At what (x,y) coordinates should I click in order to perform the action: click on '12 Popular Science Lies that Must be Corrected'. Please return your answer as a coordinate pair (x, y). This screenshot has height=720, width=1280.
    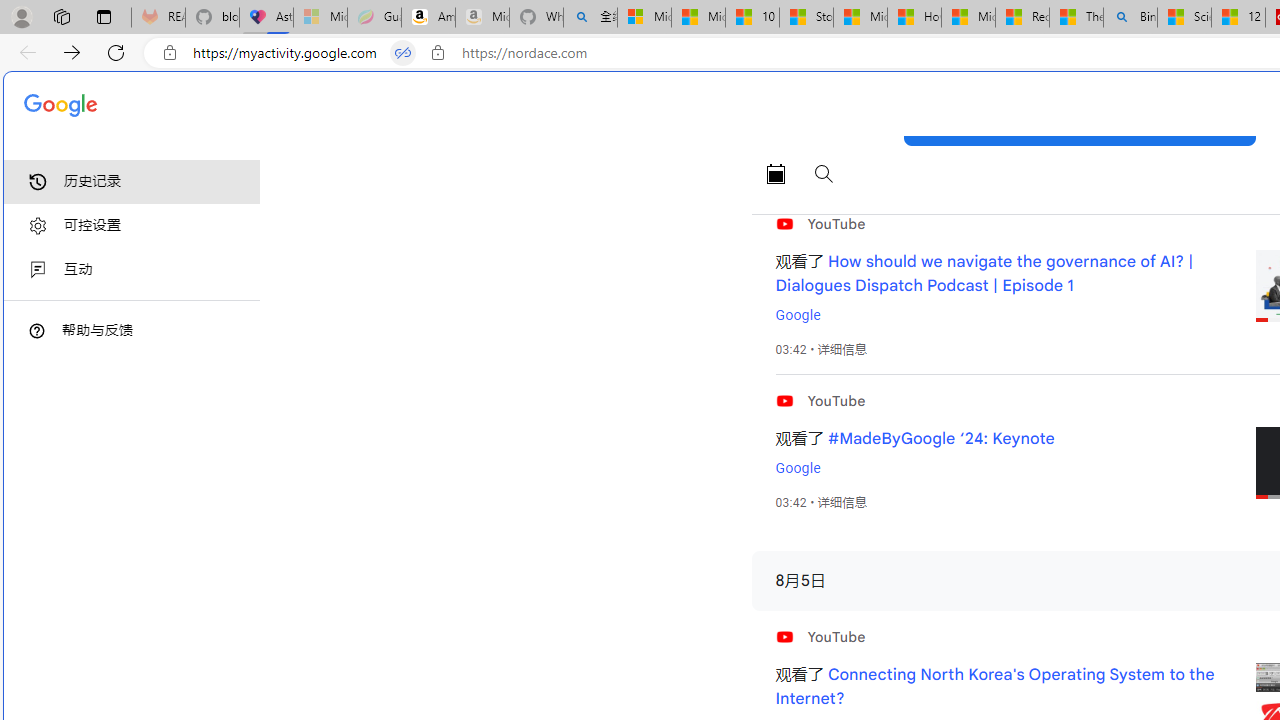
    Looking at the image, I should click on (1237, 17).